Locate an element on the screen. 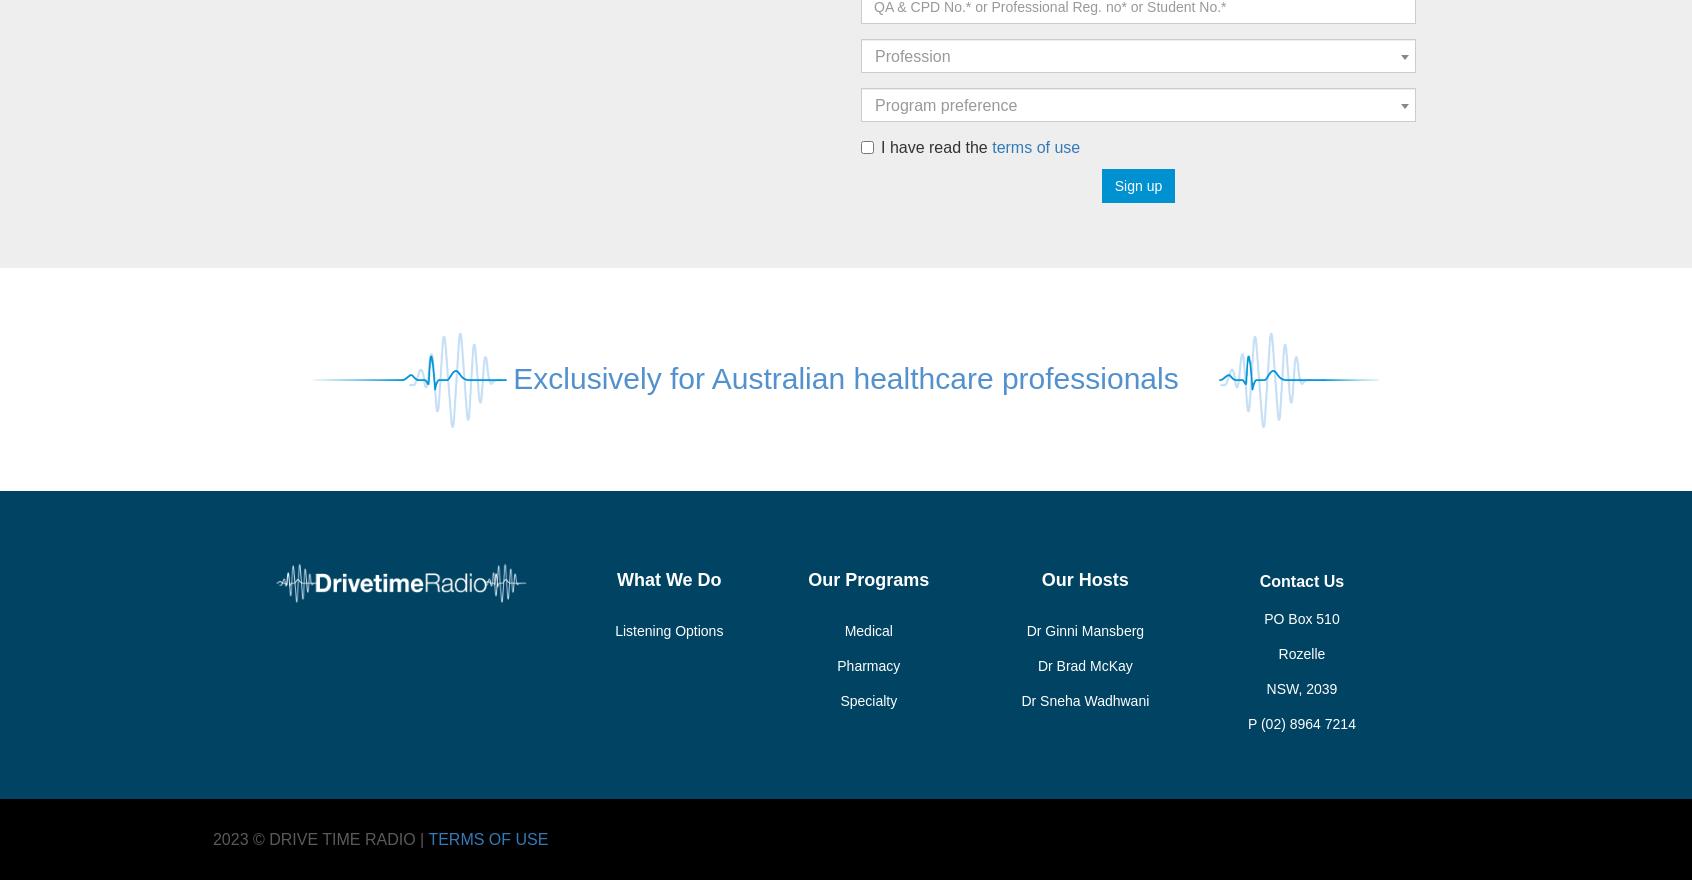 The image size is (1692, 880). 'TERMS OF USE' is located at coordinates (486, 838).